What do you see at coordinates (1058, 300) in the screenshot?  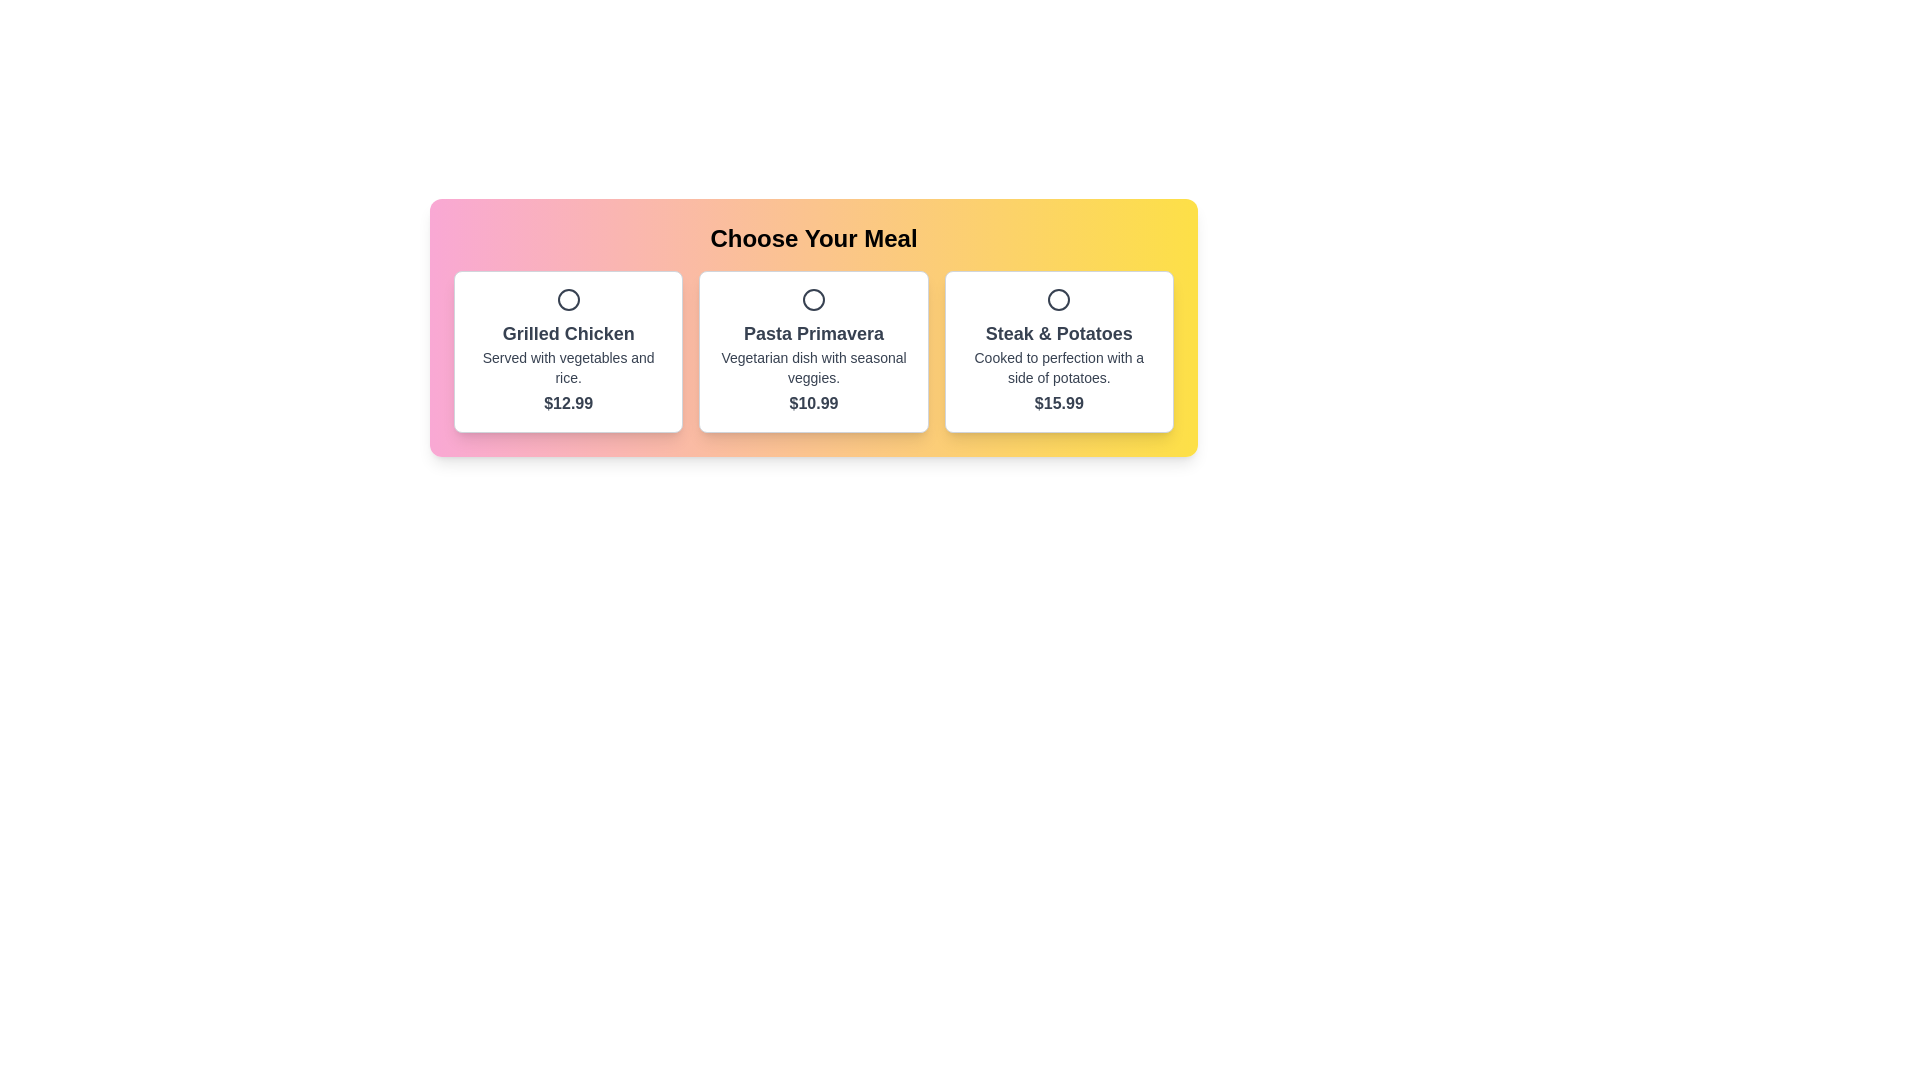 I see `the radio button` at bounding box center [1058, 300].